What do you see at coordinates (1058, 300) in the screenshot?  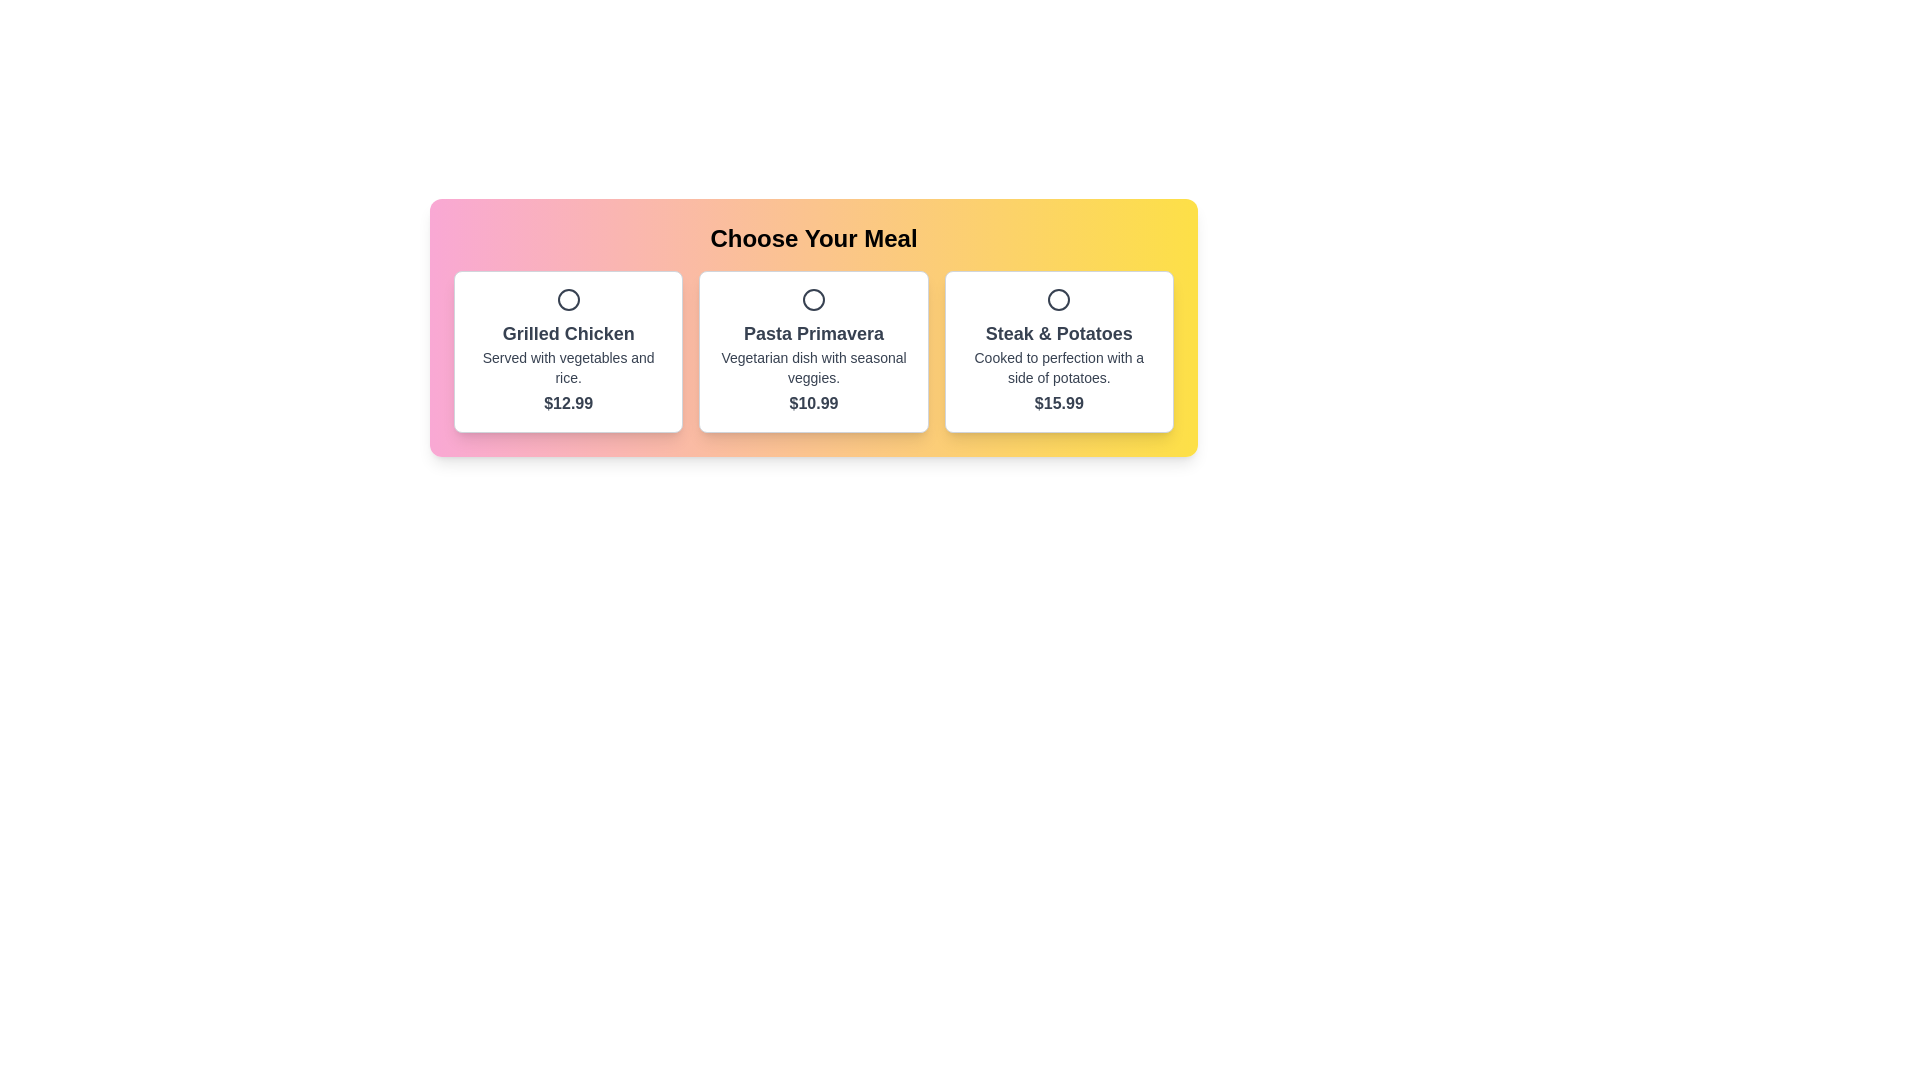 I see `the radio button` at bounding box center [1058, 300].